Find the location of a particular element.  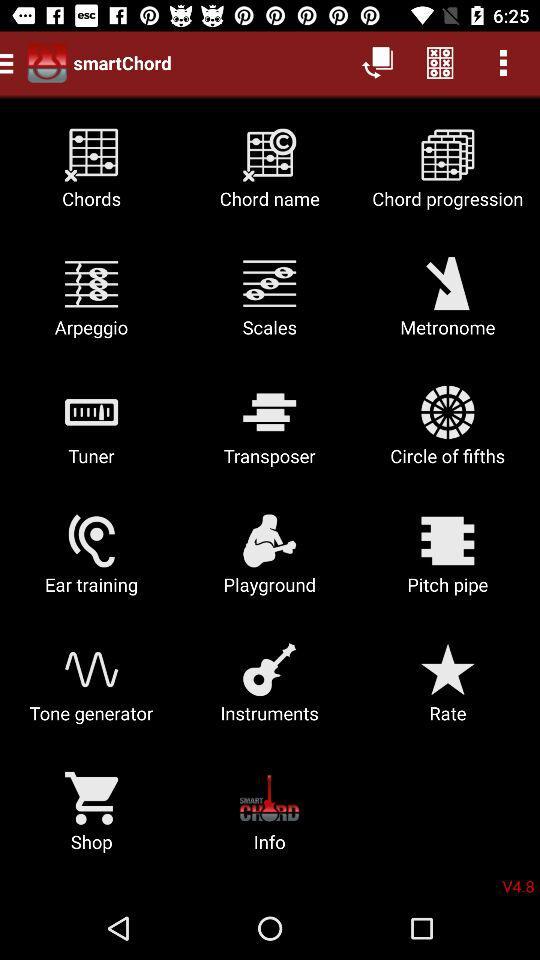

the item next to chord name is located at coordinates (90, 174).